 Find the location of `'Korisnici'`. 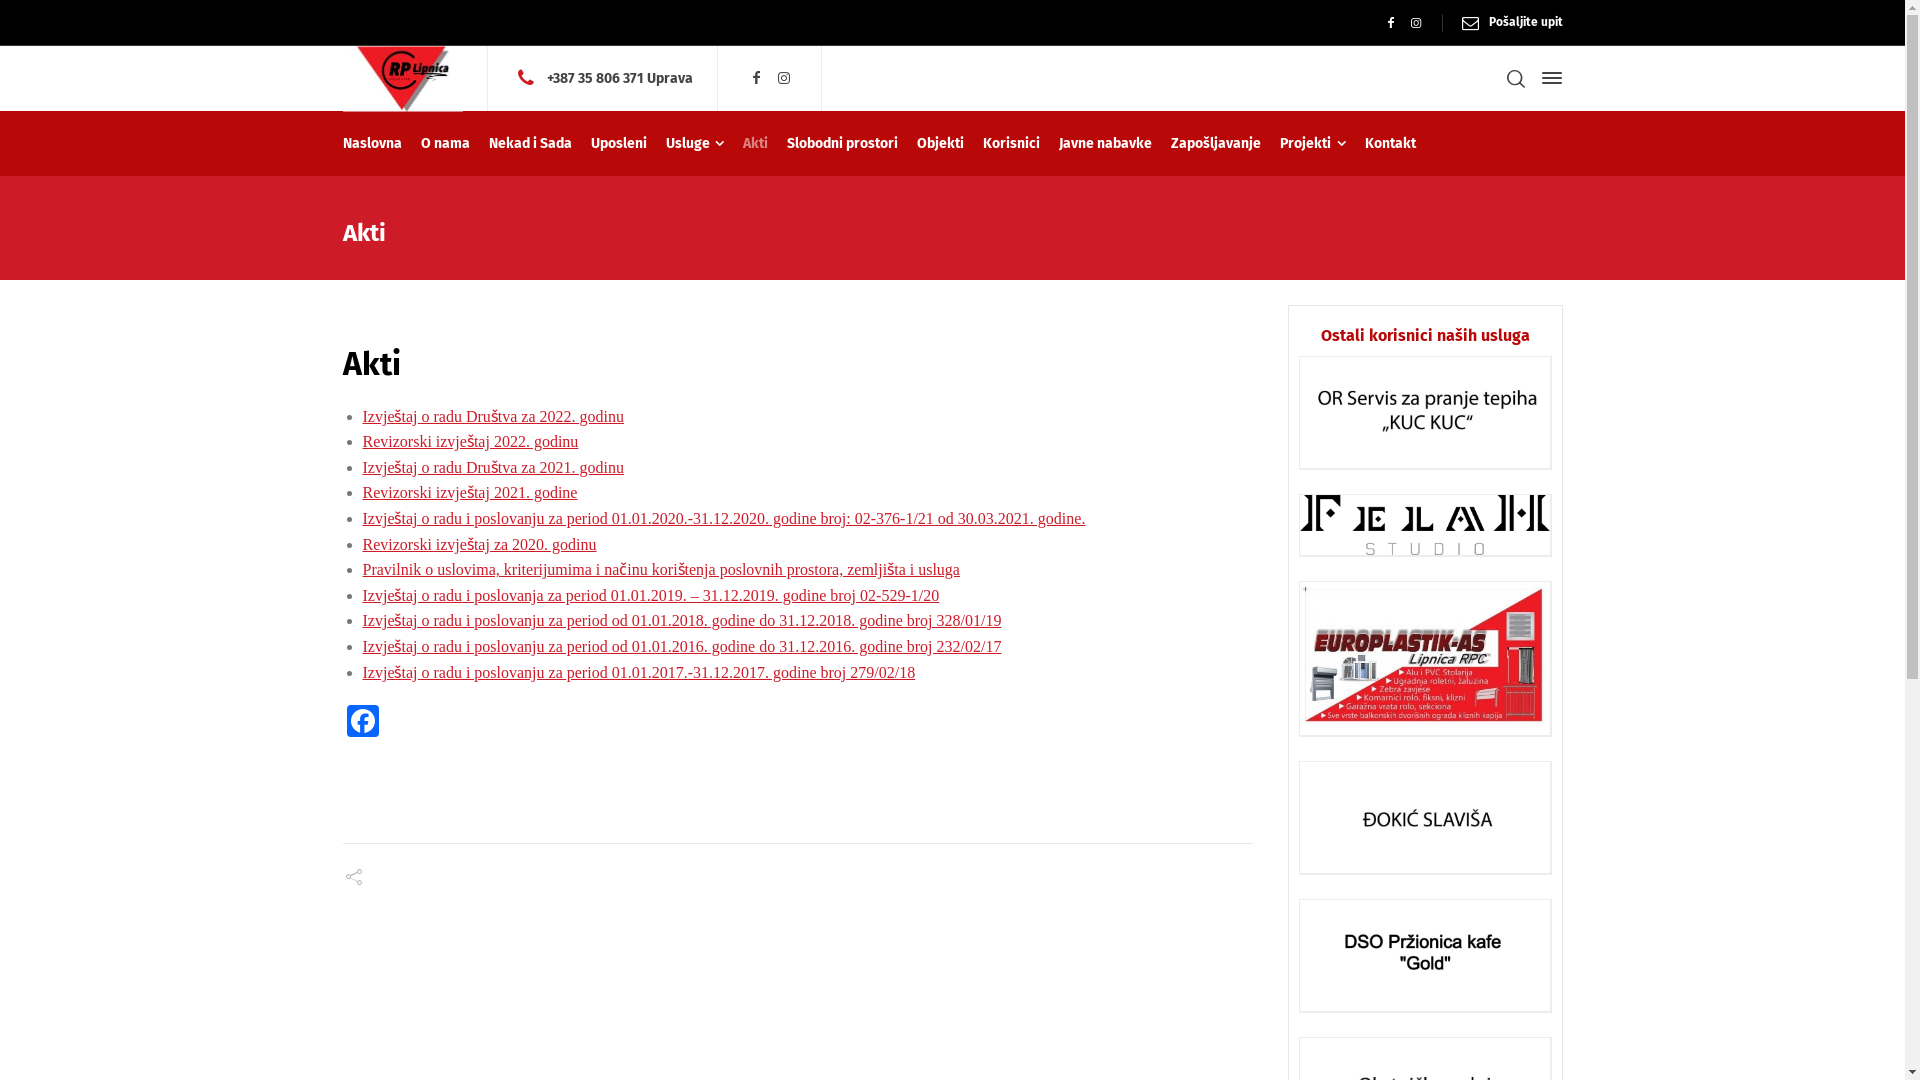

'Korisnici' is located at coordinates (1012, 142).